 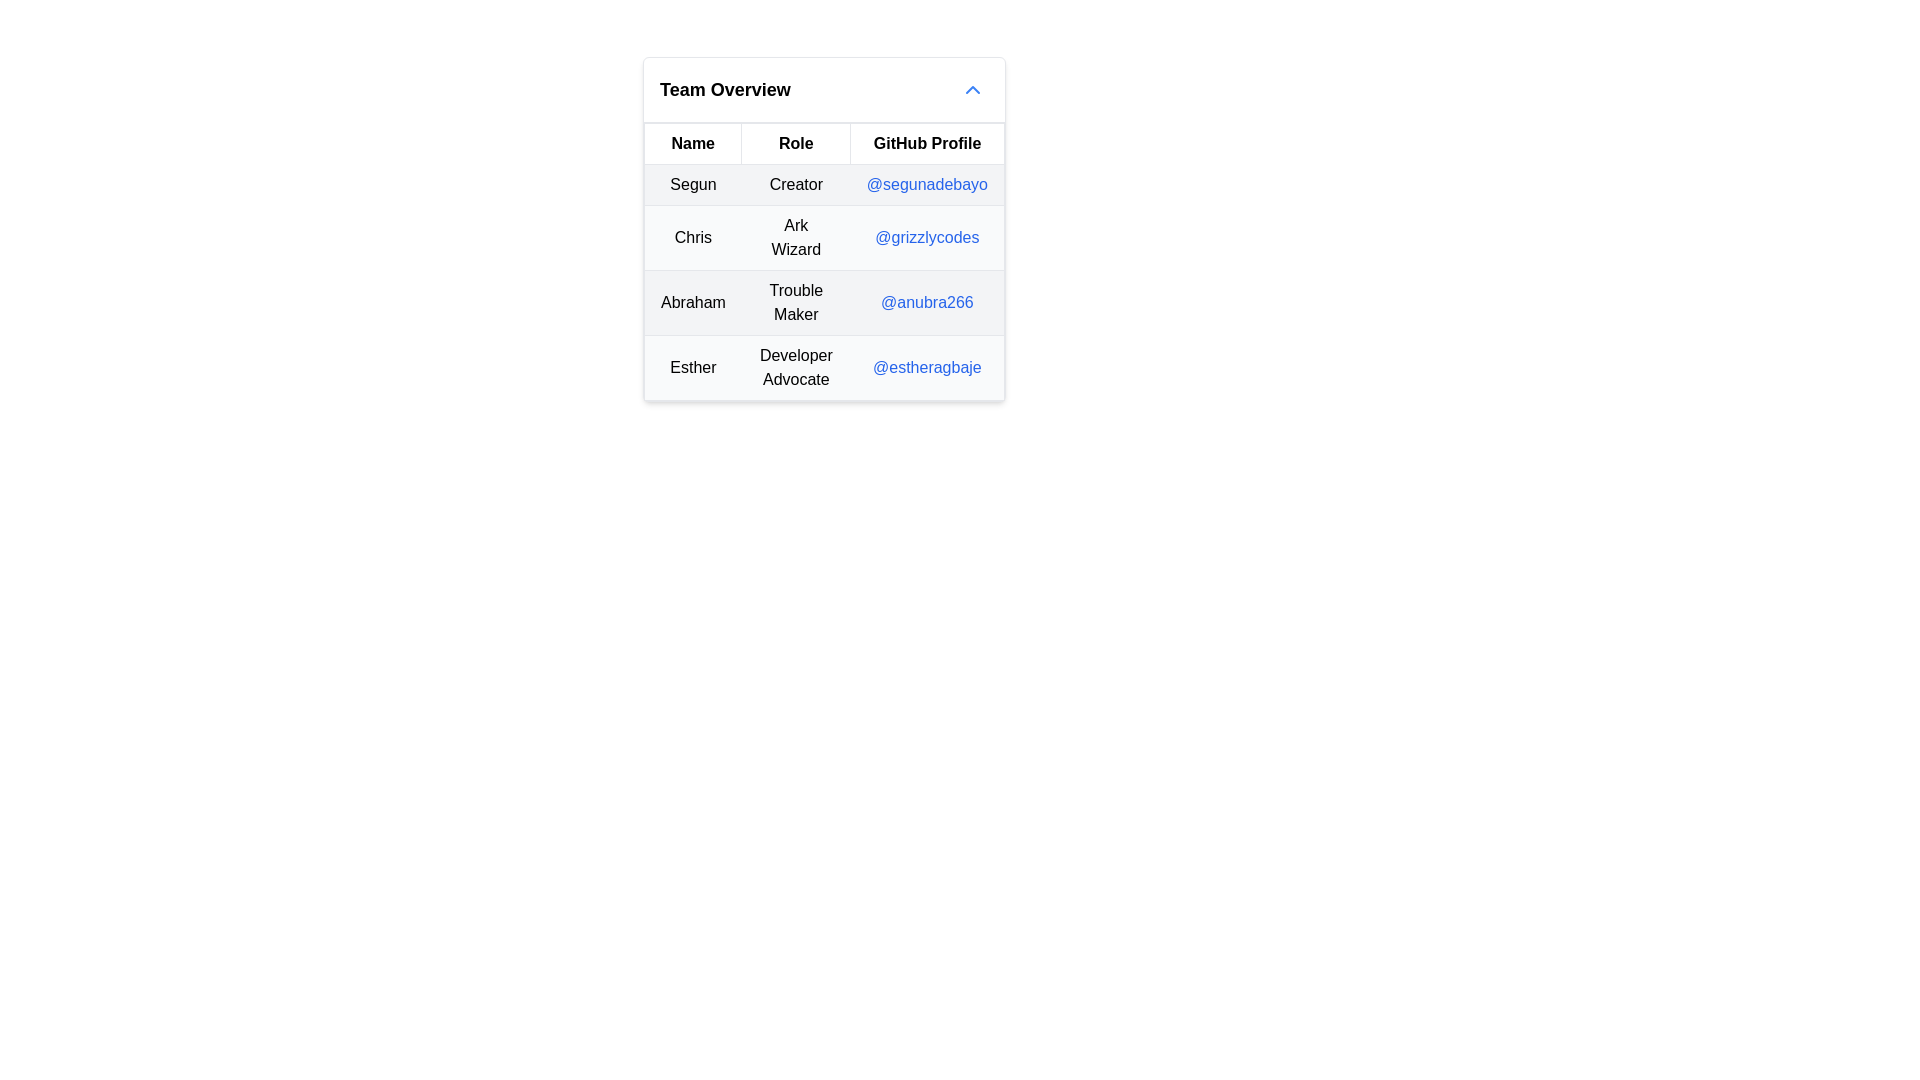 I want to click on the 'GitHub Profile' header in the table, which is the rightmost header in the third column, serving to identify GitHub profile links of team members, so click(x=926, y=142).